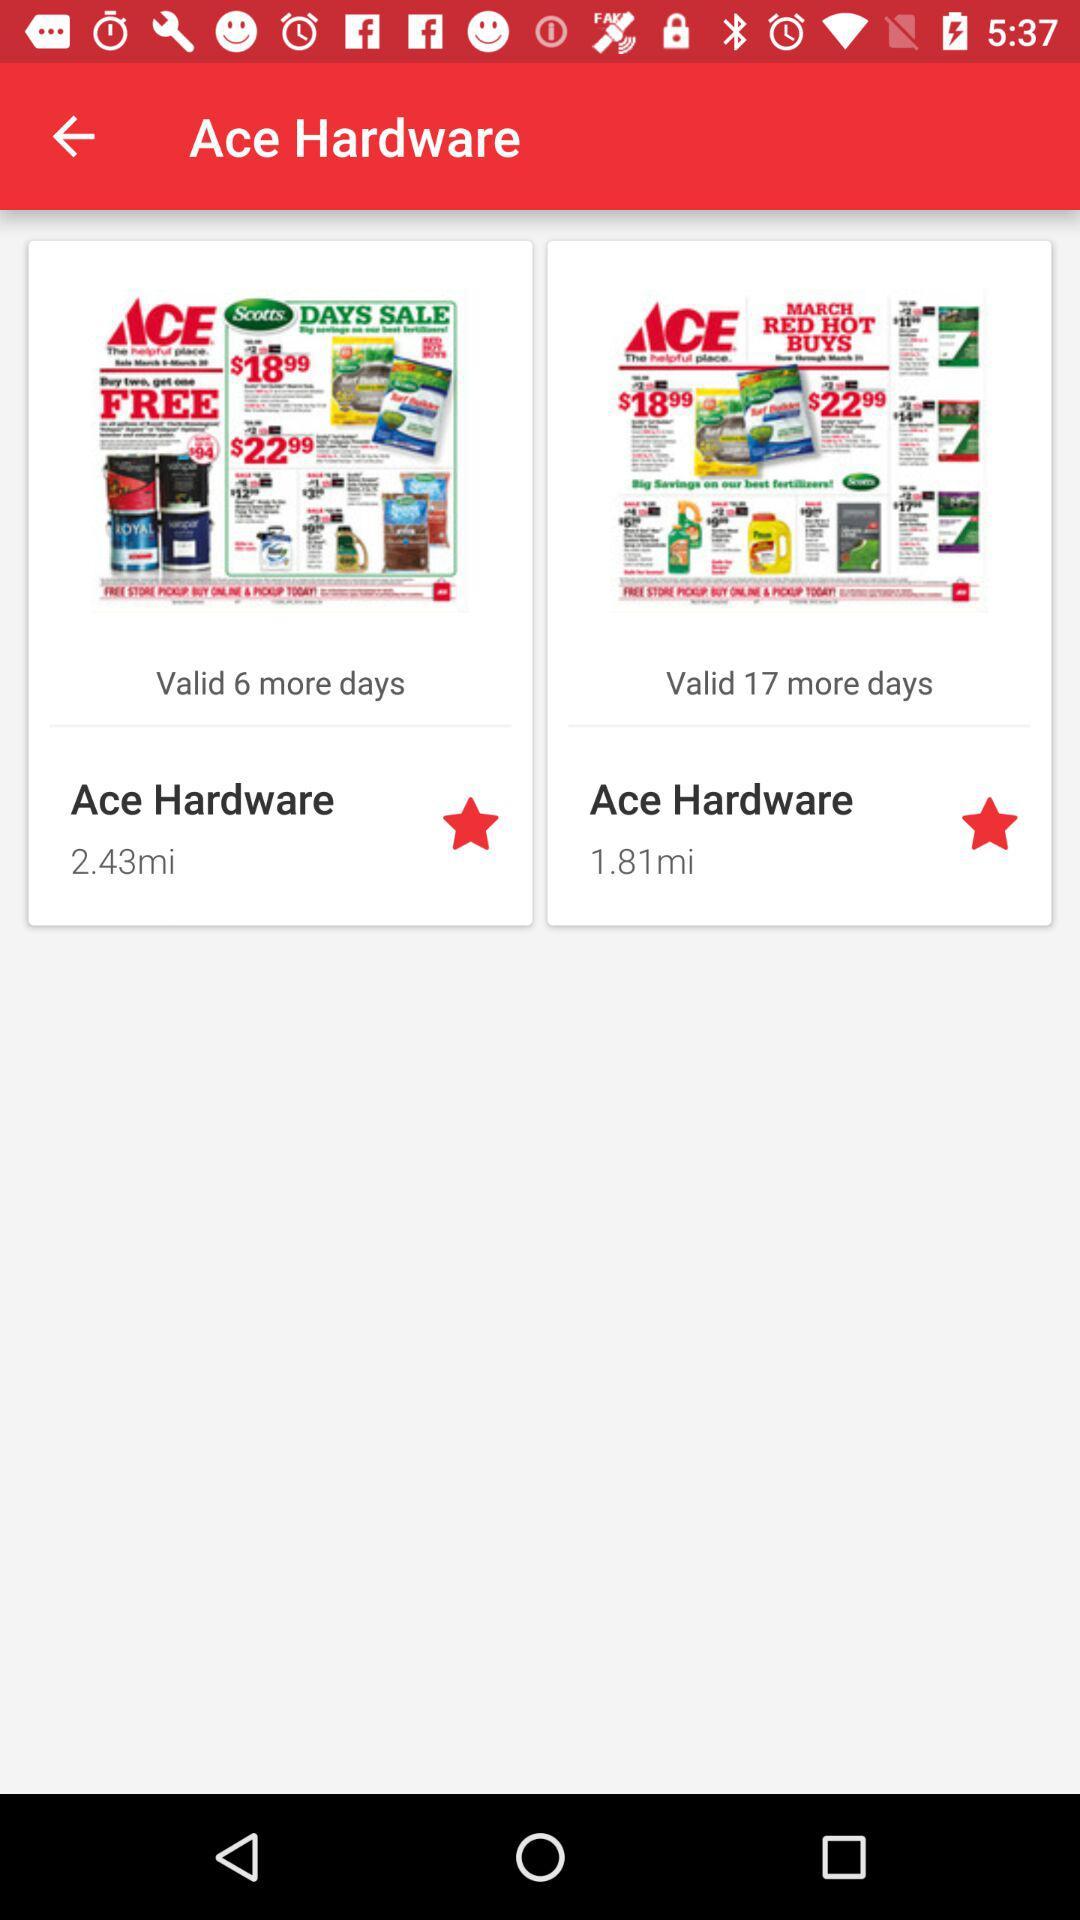  I want to click on 2.43mi item, so click(242, 854).